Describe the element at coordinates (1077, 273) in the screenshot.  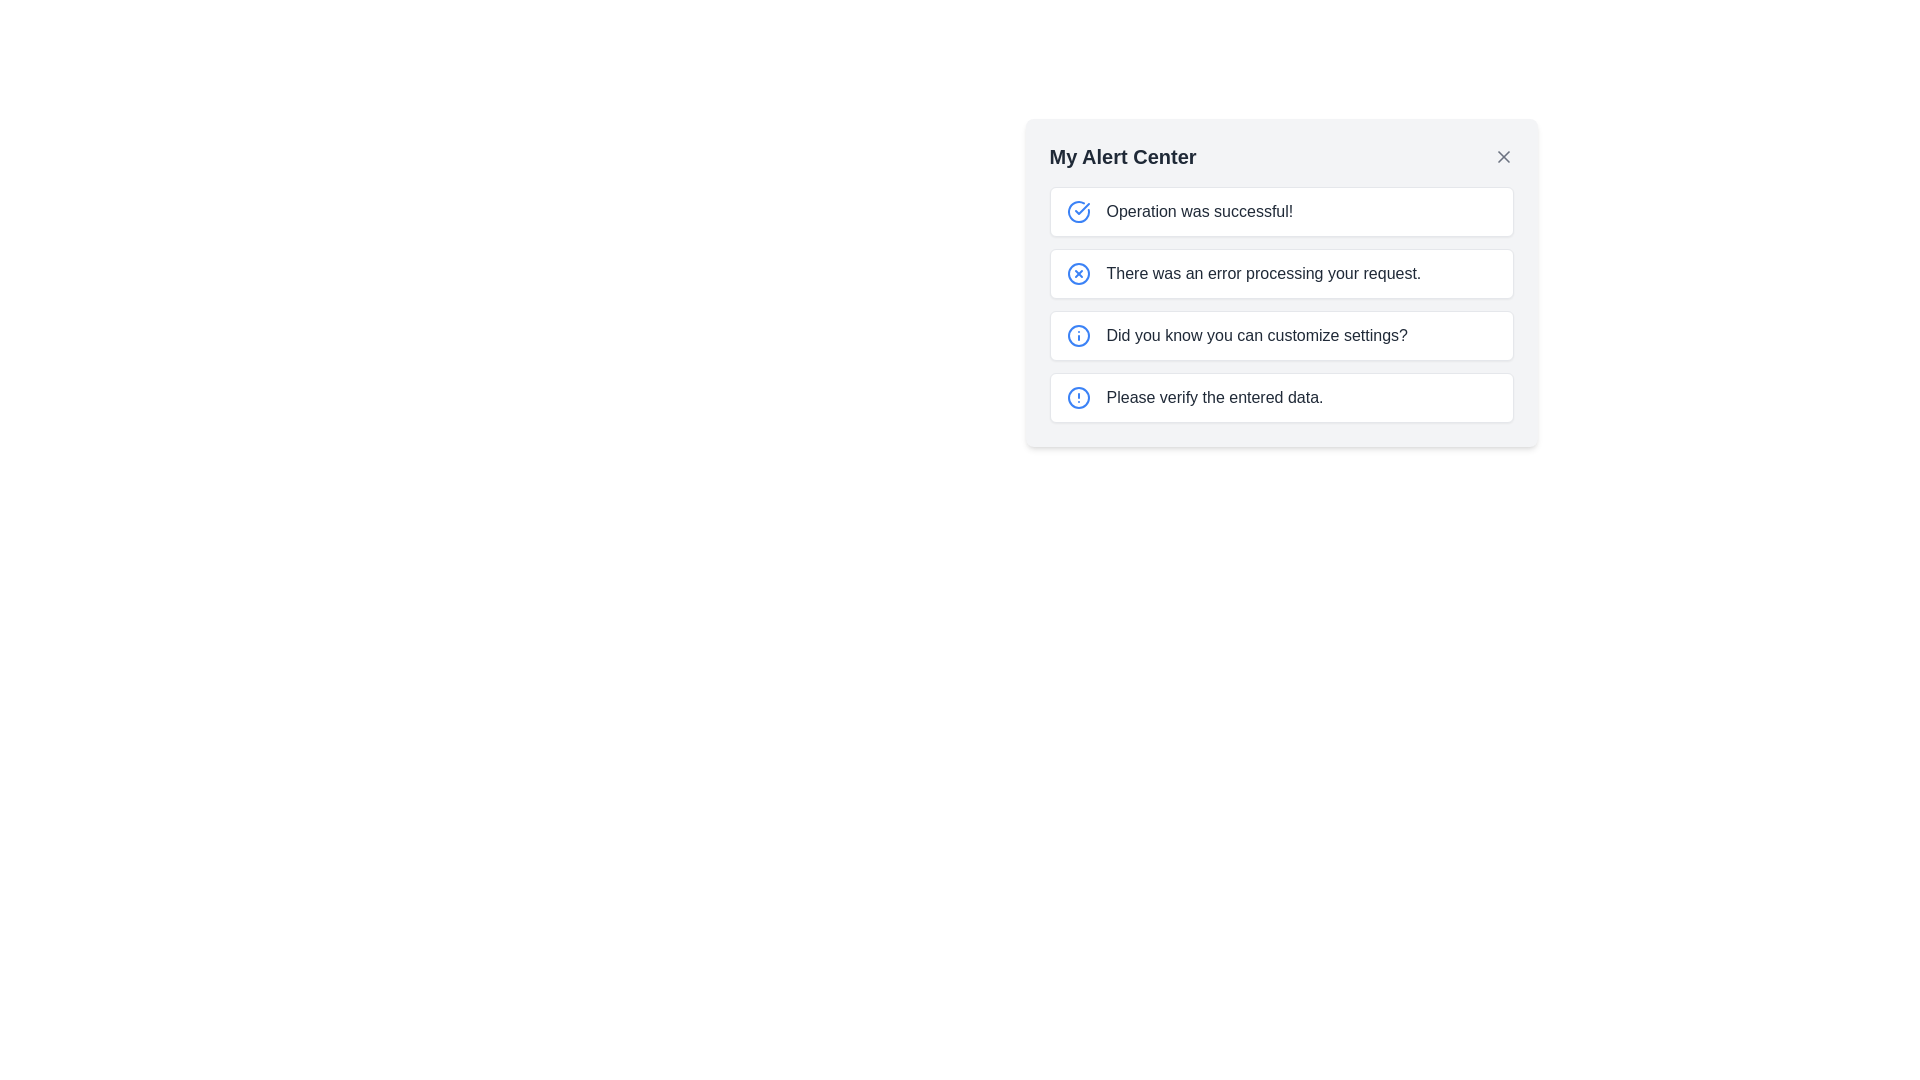
I see `the Circle SVG element that signifies the severity level of the alert indicating an error, located within the notification context for 'There was an error processing your request.'` at that location.